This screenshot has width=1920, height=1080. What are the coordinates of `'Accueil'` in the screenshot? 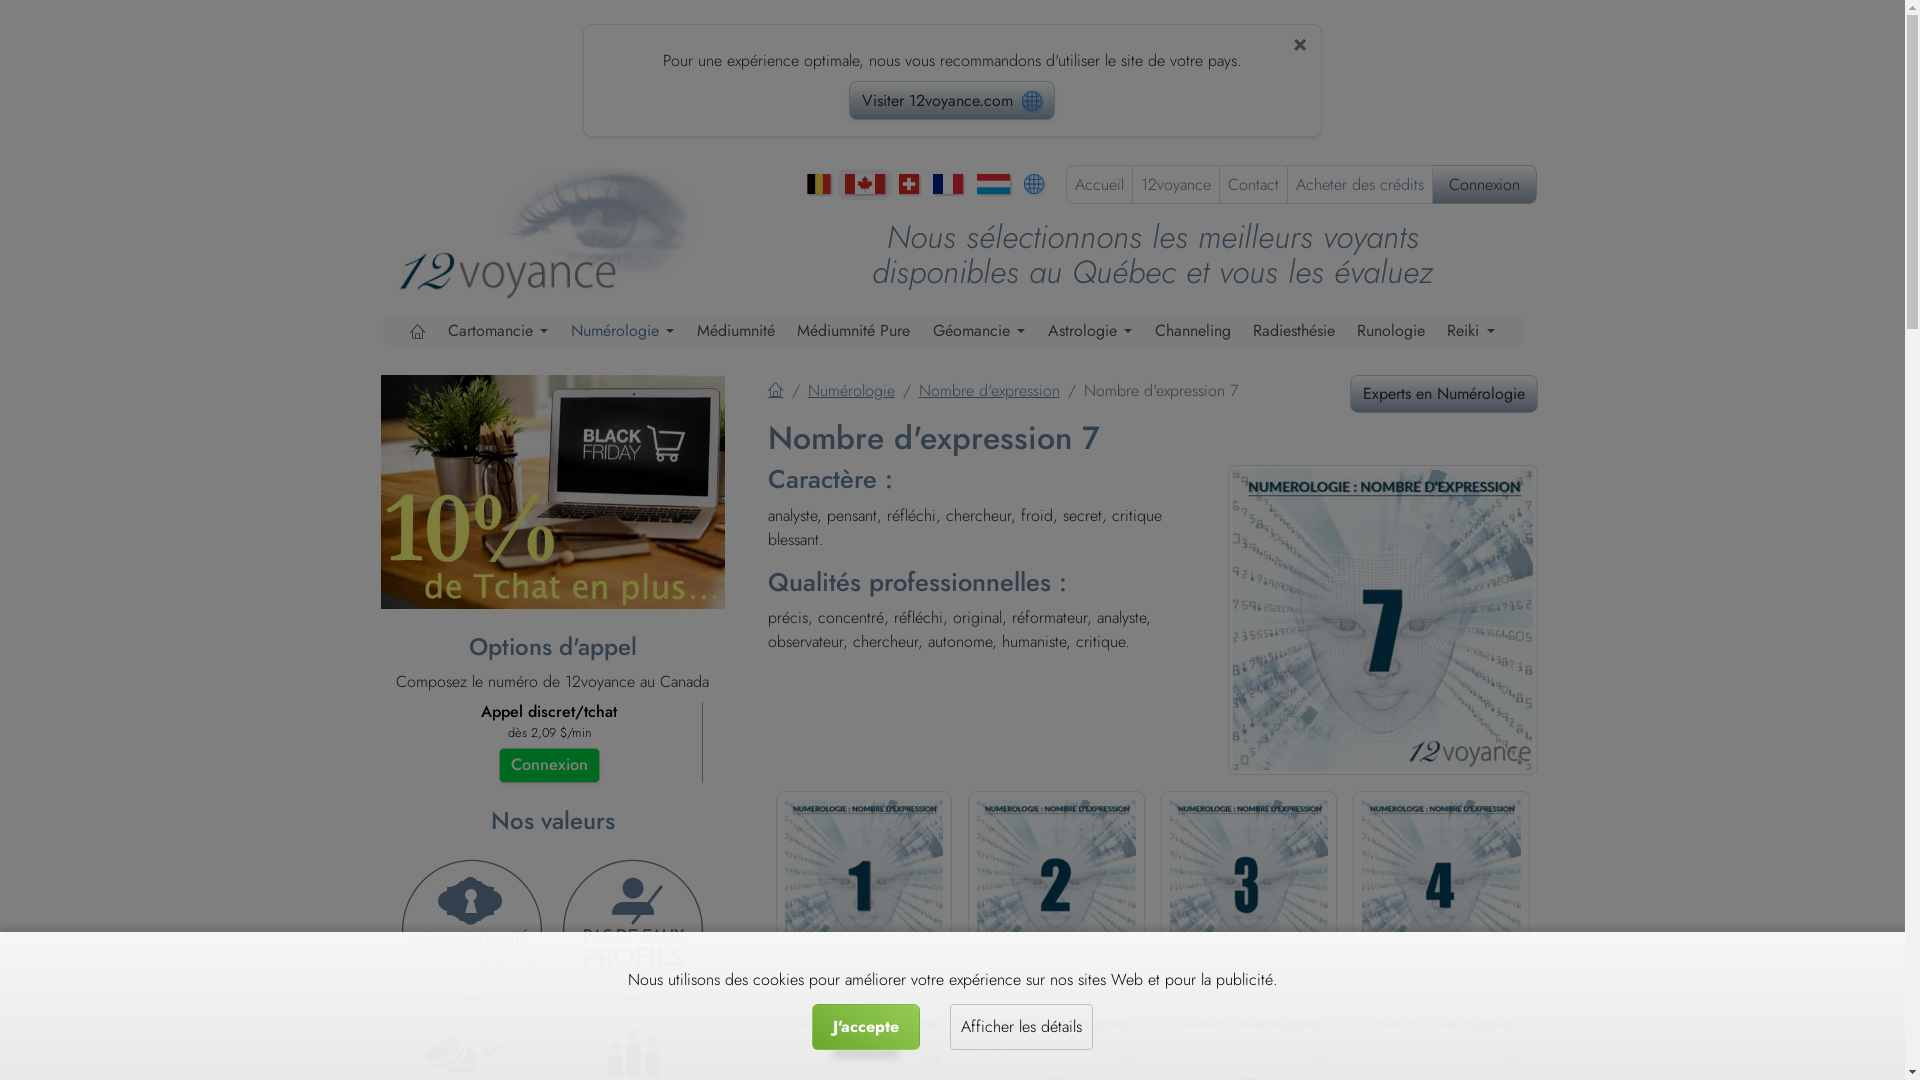 It's located at (775, 390).